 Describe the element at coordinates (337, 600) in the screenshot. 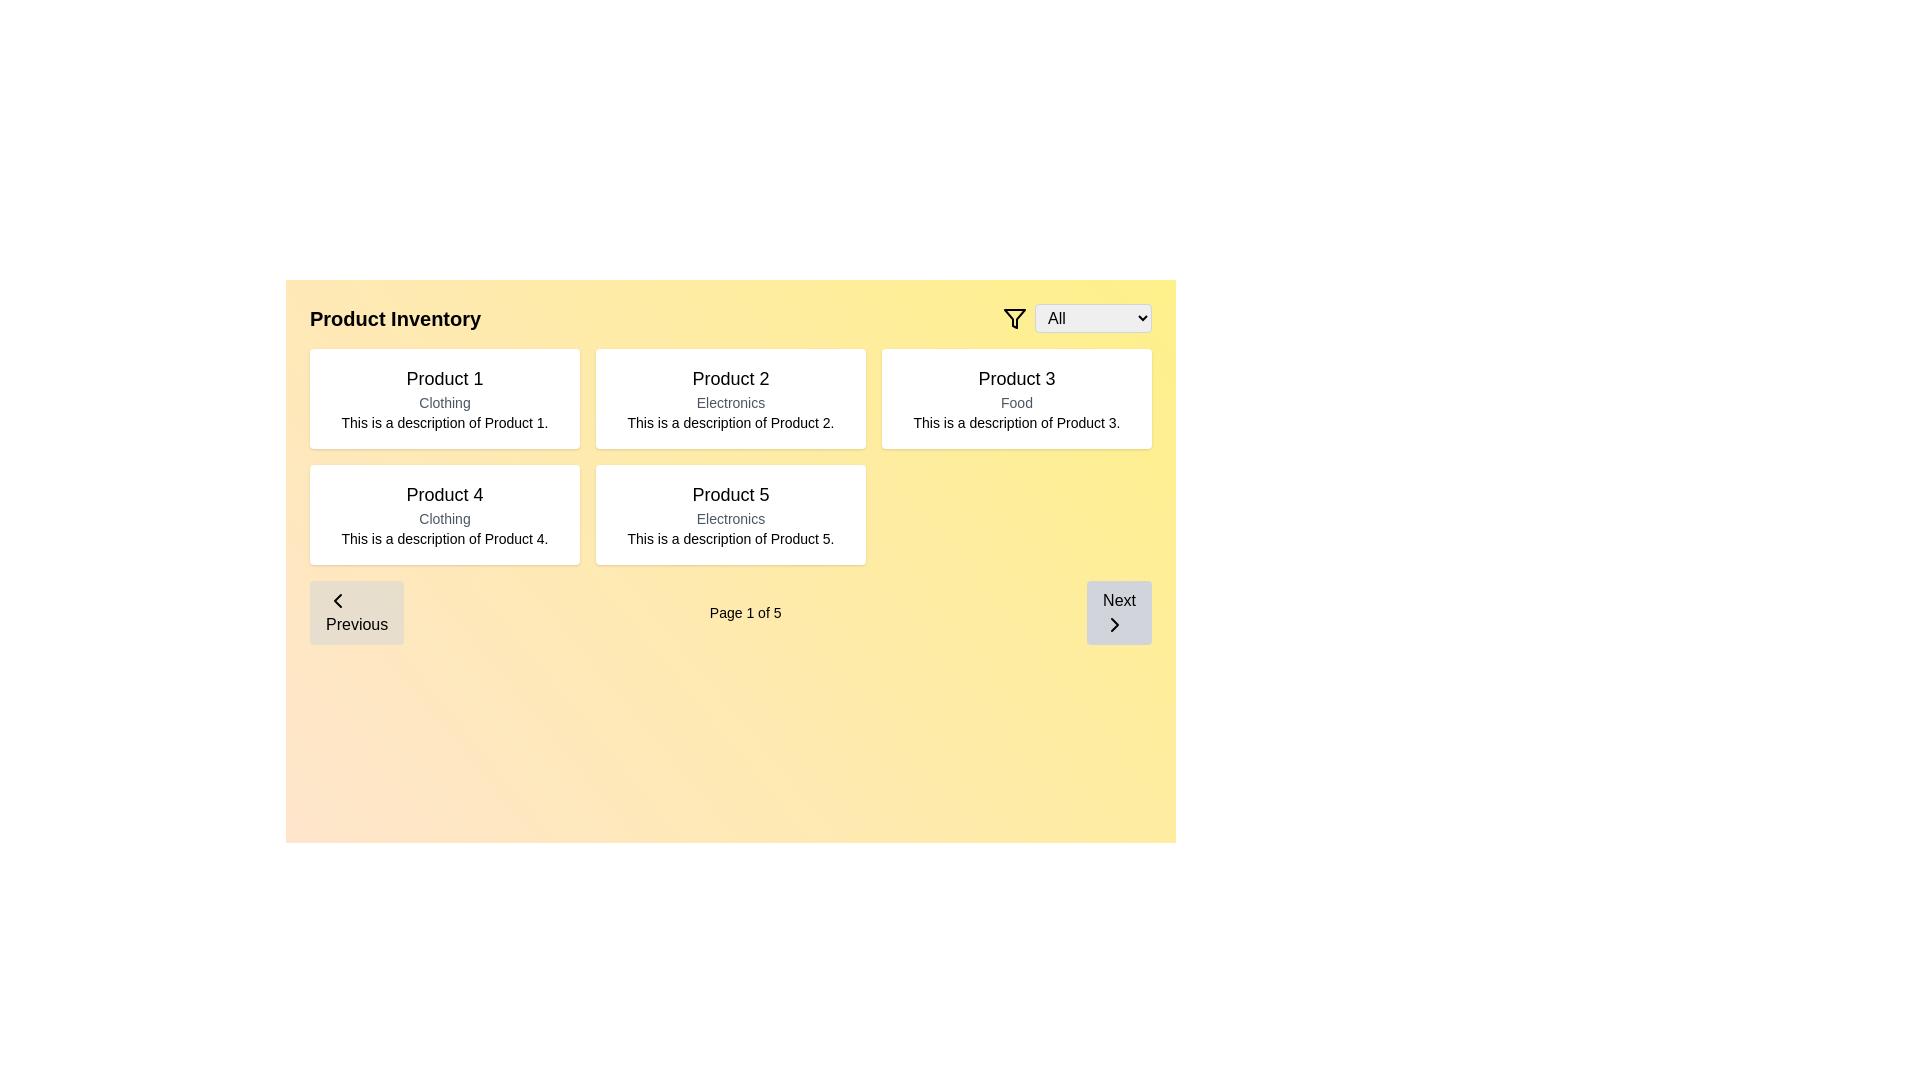

I see `the leftward arrow icon of the 'Previous' button located at the bottom left of the interface, which indicates the backward navigation function` at that location.